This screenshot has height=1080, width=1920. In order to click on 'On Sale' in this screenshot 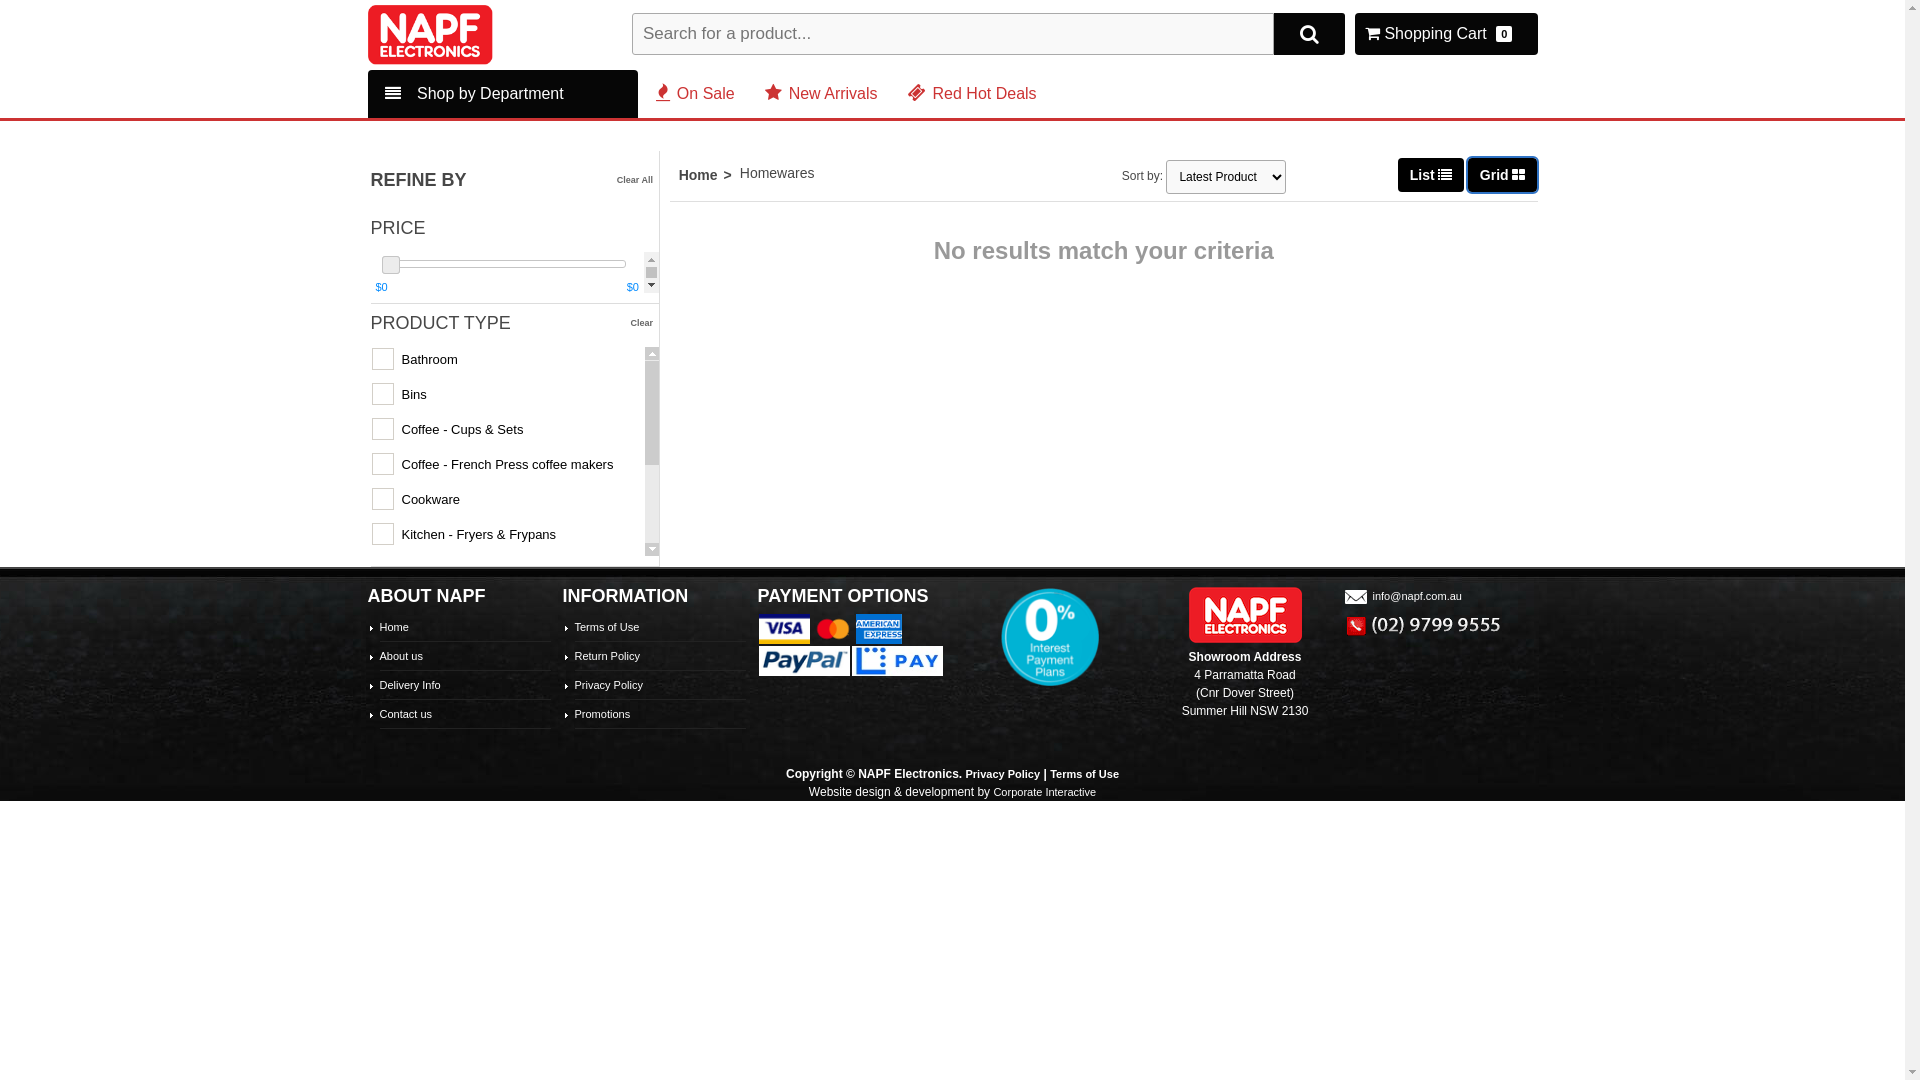, I will do `click(695, 93)`.